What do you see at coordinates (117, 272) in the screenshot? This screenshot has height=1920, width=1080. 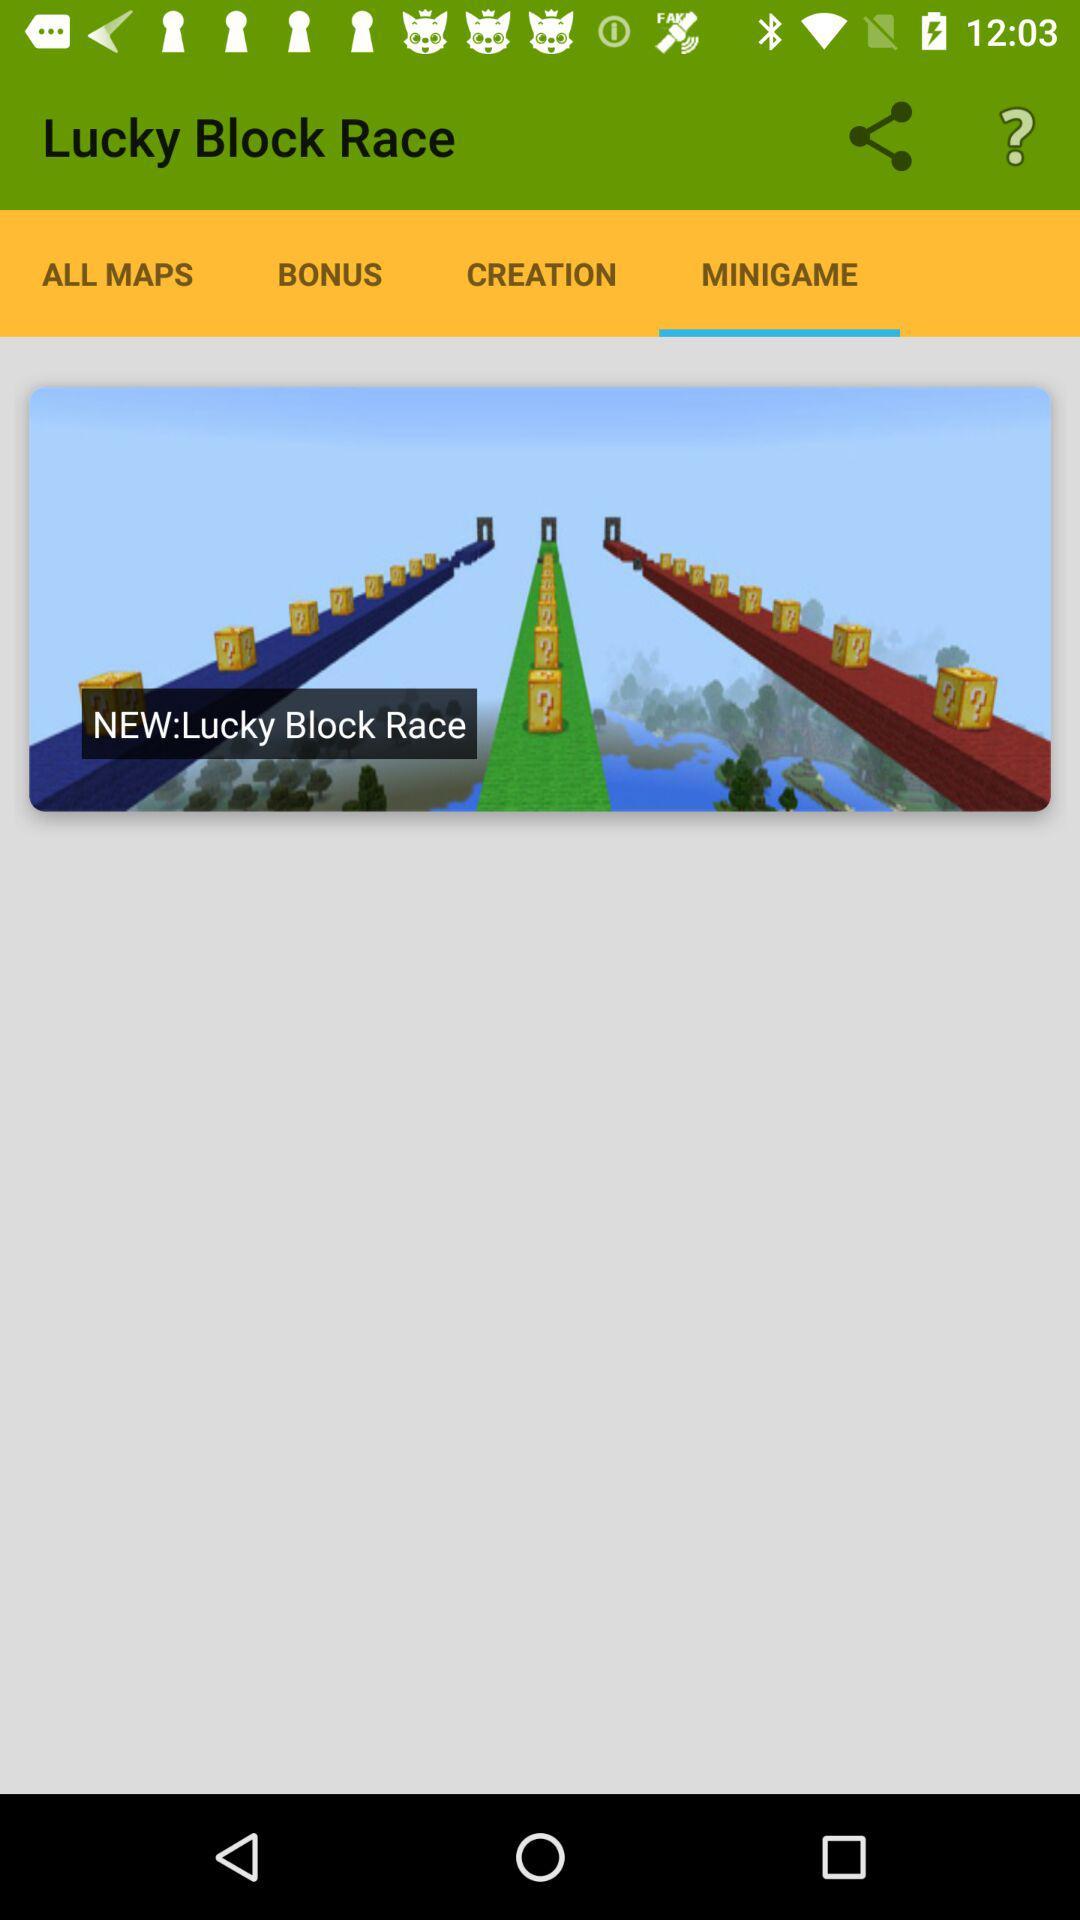 I see `all maps icon` at bounding box center [117, 272].